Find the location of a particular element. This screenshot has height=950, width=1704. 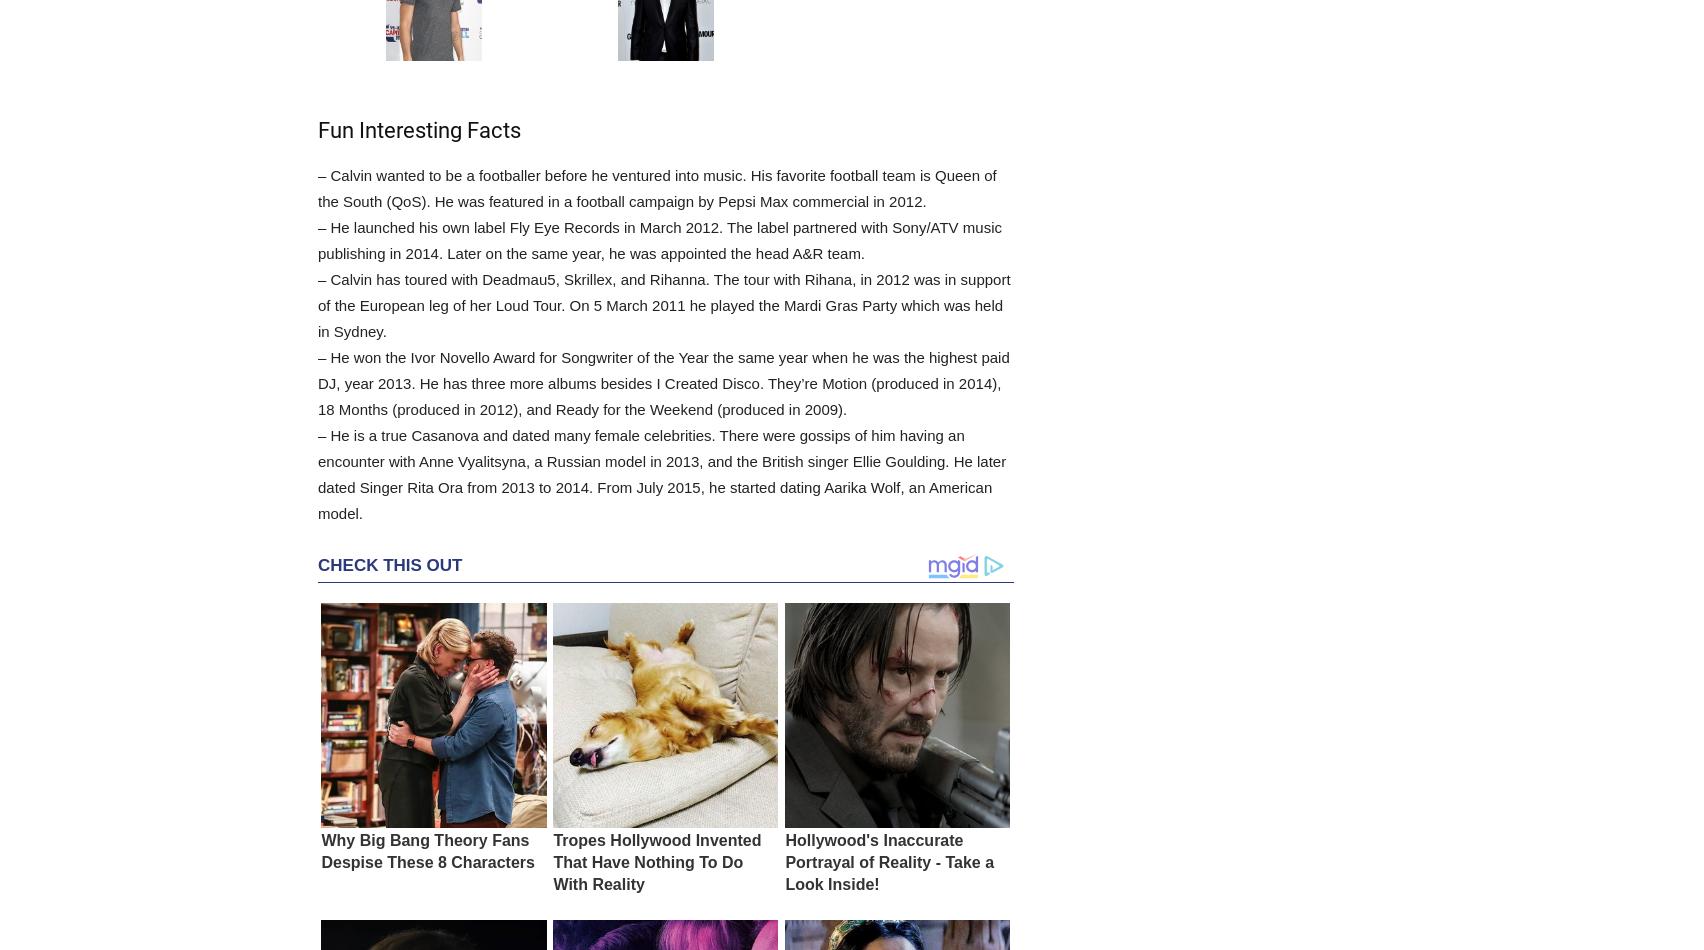

'– Calvin wanted to be a footballer before he ventured into music. His favorite football team is Queen of the South (QoS). He was featured in a football campaign by Pepsi Max commercial in 2012.' is located at coordinates (656, 188).